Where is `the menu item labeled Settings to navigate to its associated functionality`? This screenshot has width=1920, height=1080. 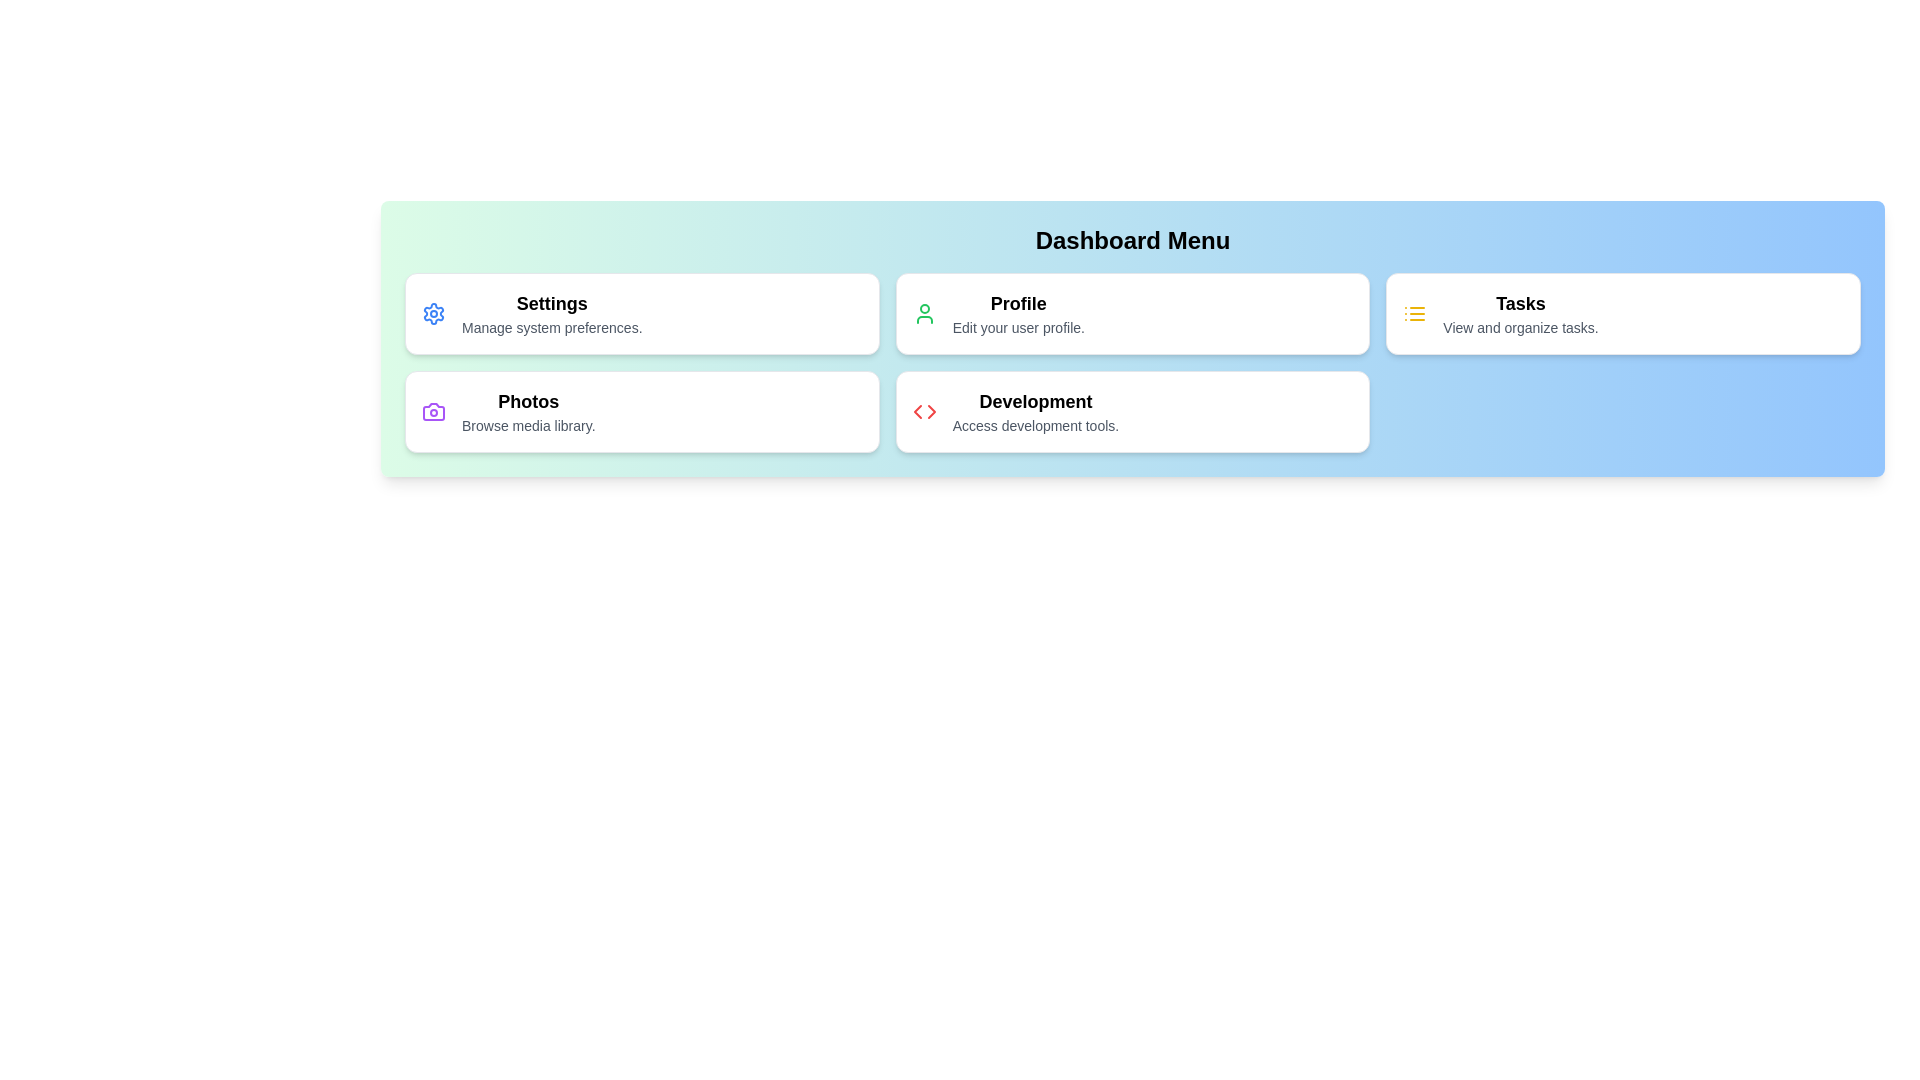 the menu item labeled Settings to navigate to its associated functionality is located at coordinates (642, 313).